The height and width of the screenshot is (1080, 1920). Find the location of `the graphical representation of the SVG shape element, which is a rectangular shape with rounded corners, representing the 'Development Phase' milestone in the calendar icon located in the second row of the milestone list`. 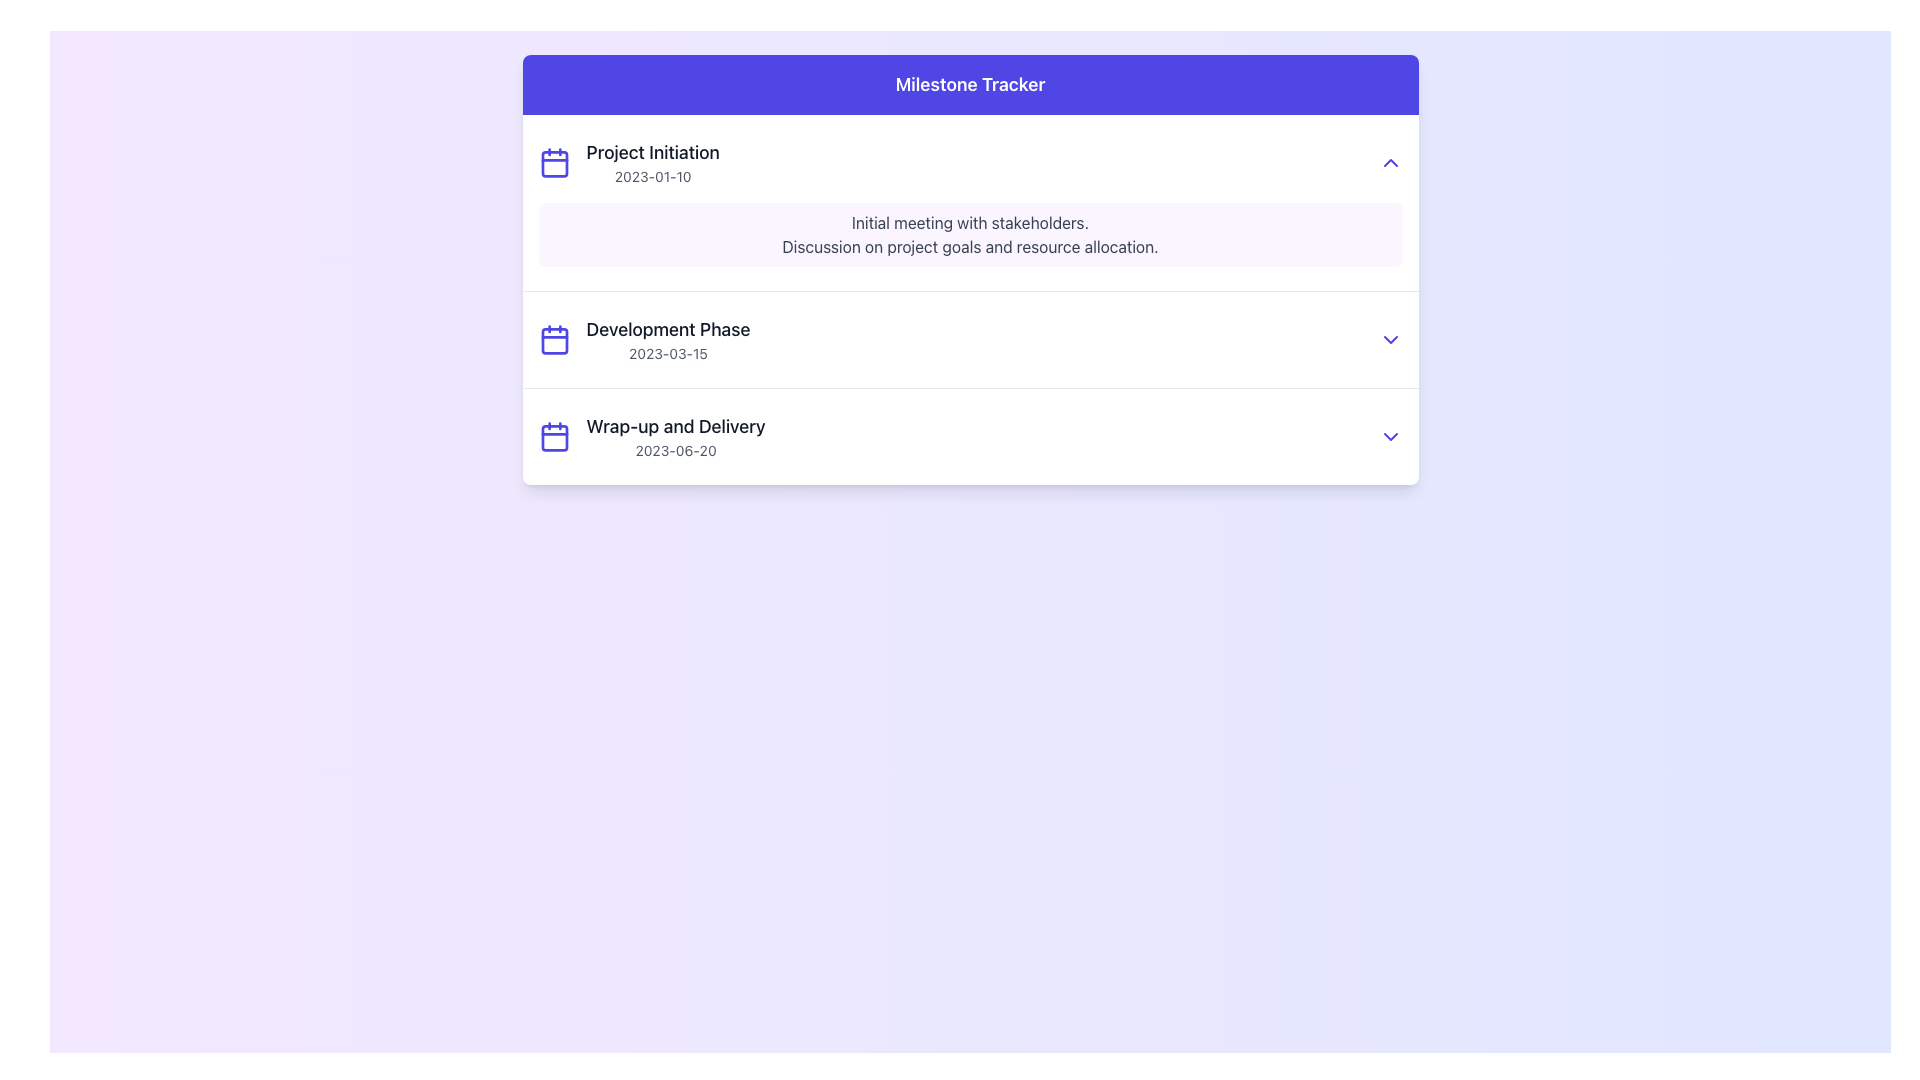

the graphical representation of the SVG shape element, which is a rectangular shape with rounded corners, representing the 'Development Phase' milestone in the calendar icon located in the second row of the milestone list is located at coordinates (554, 340).